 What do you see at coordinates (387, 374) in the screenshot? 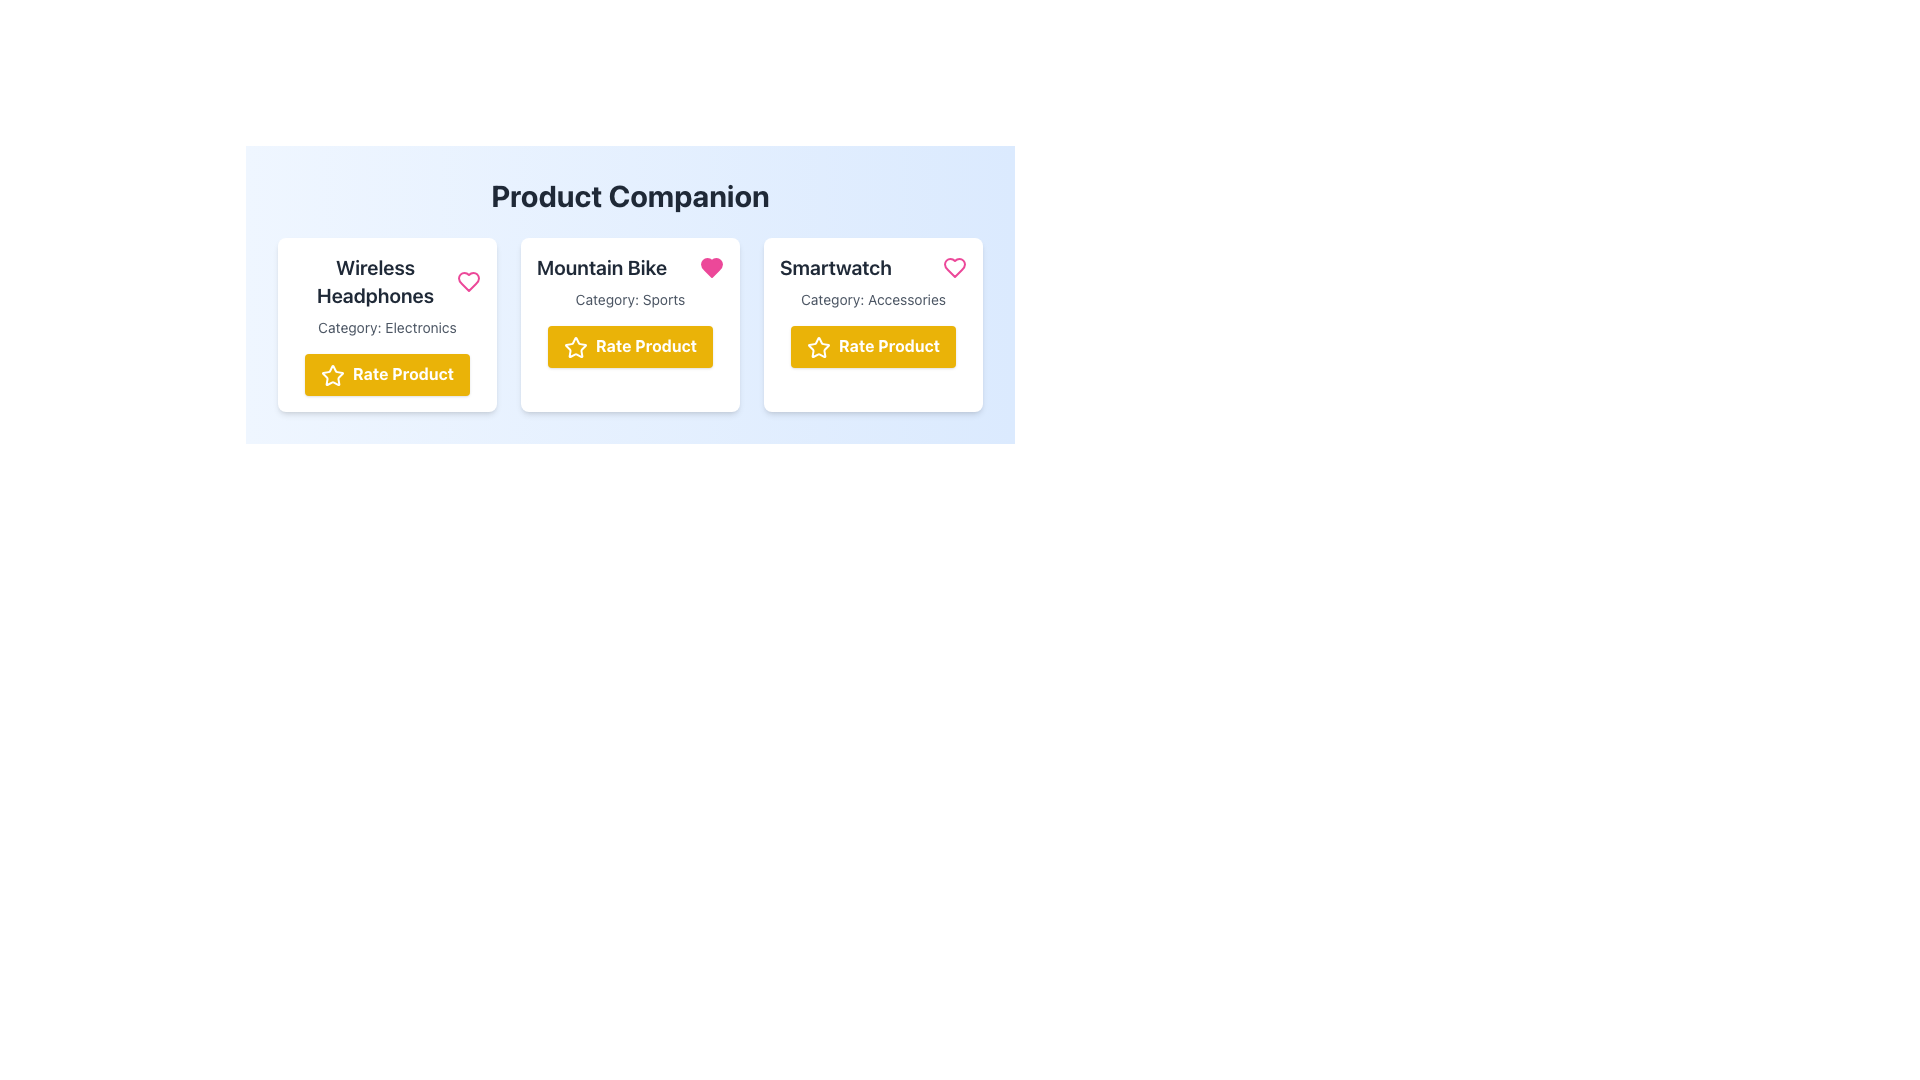
I see `the leftmost button to rate the 'Wireless Headphones' product, which opens a rating interface` at bounding box center [387, 374].